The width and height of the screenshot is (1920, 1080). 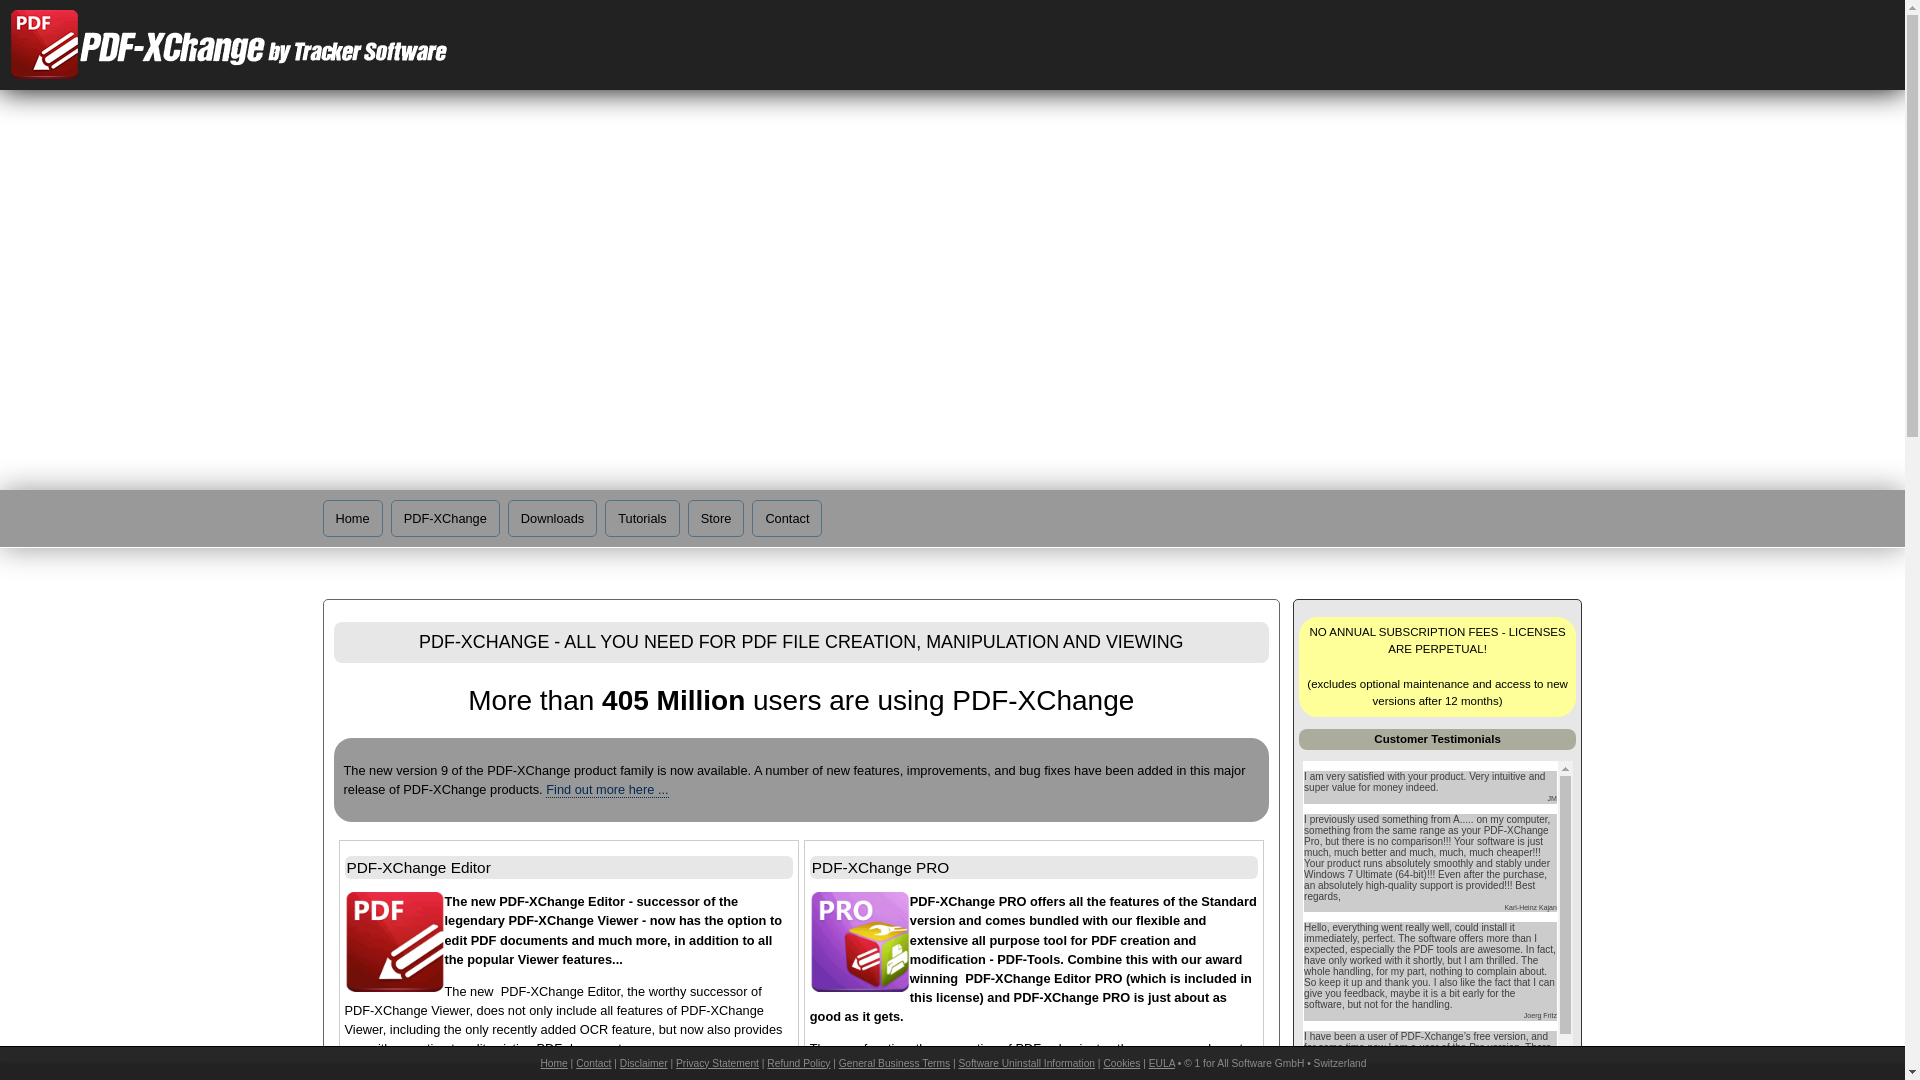 What do you see at coordinates (893, 1062) in the screenshot?
I see `'General Business Terms'` at bounding box center [893, 1062].